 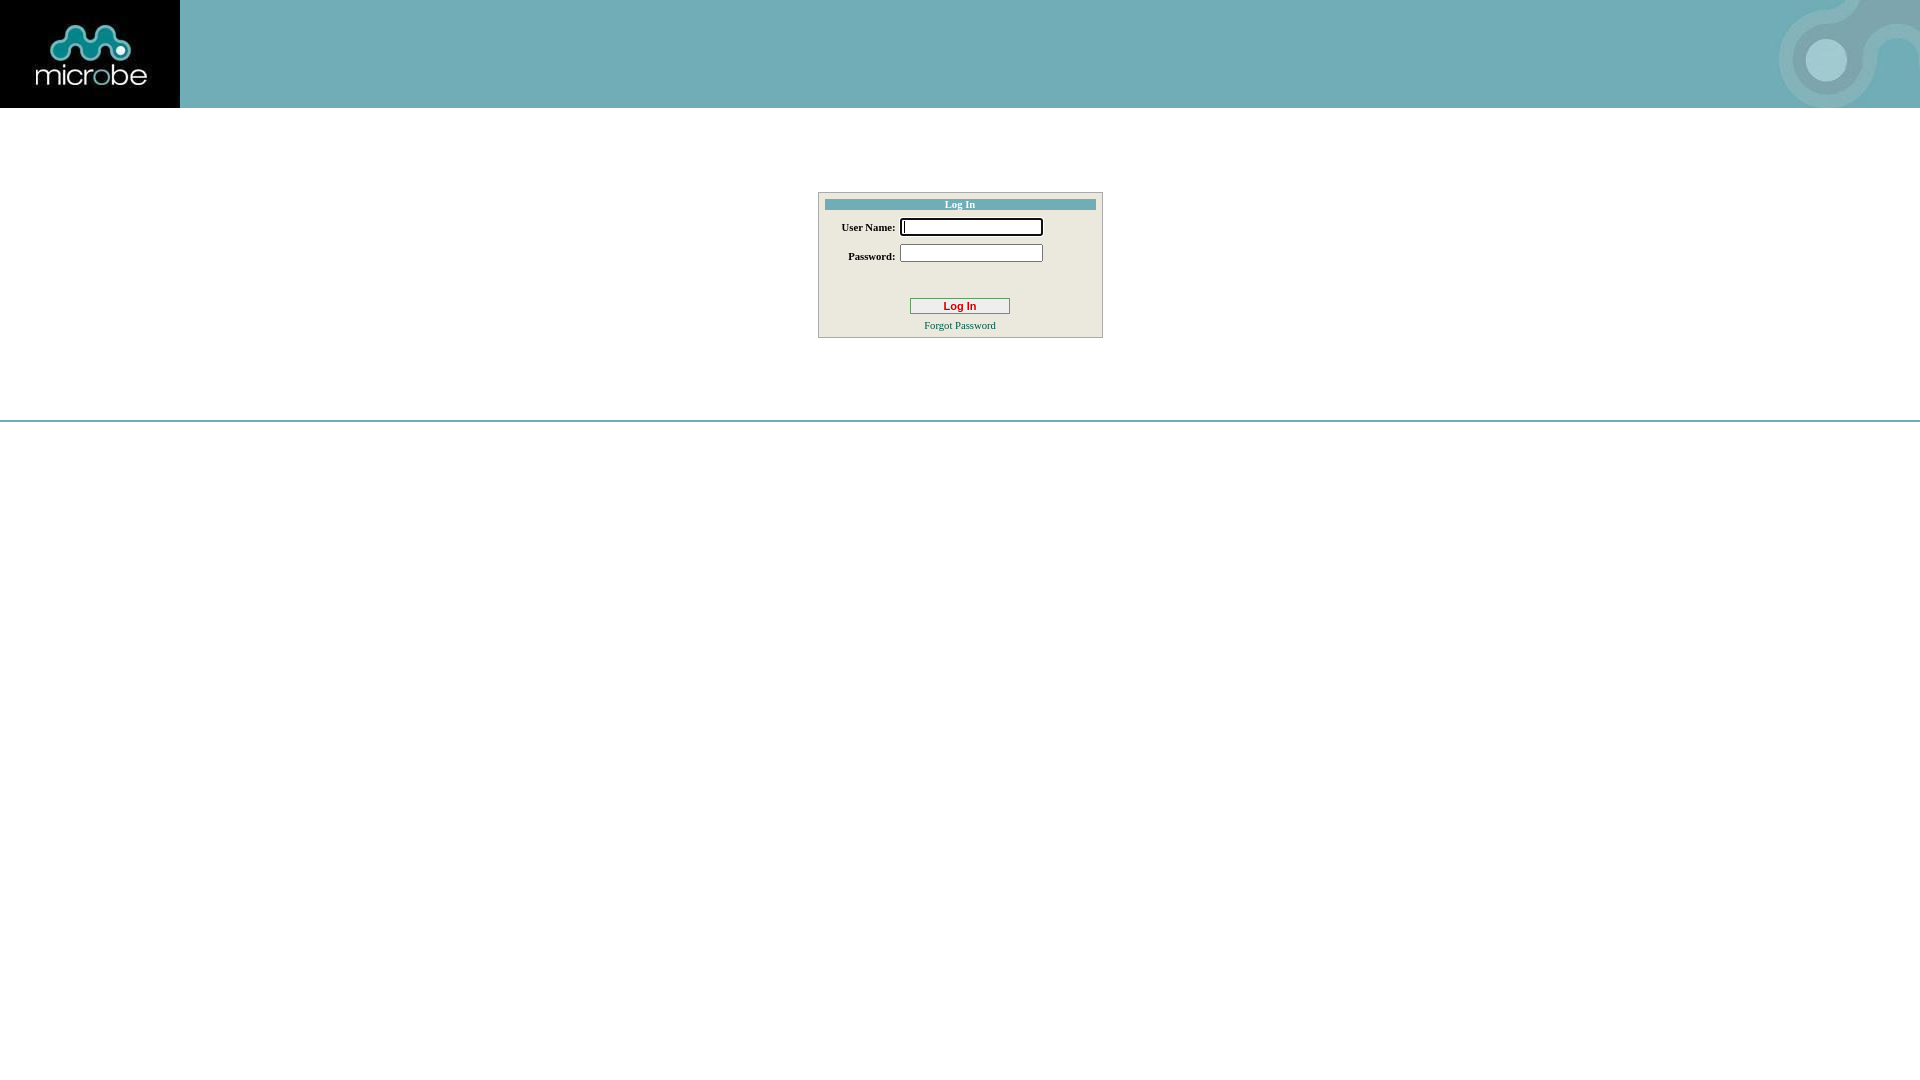 What do you see at coordinates (960, 324) in the screenshot?
I see `'Forgot Password'` at bounding box center [960, 324].